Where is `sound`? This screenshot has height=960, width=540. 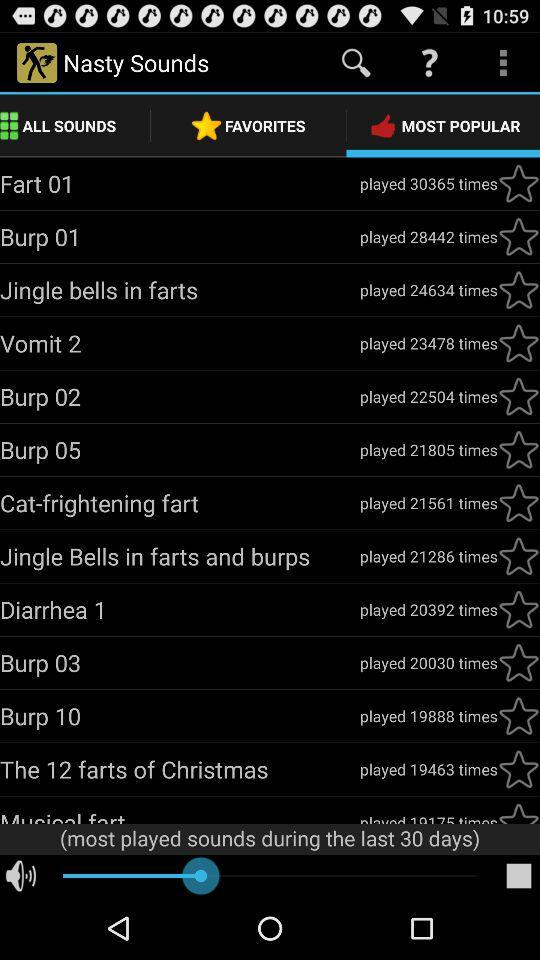
sound is located at coordinates (518, 289).